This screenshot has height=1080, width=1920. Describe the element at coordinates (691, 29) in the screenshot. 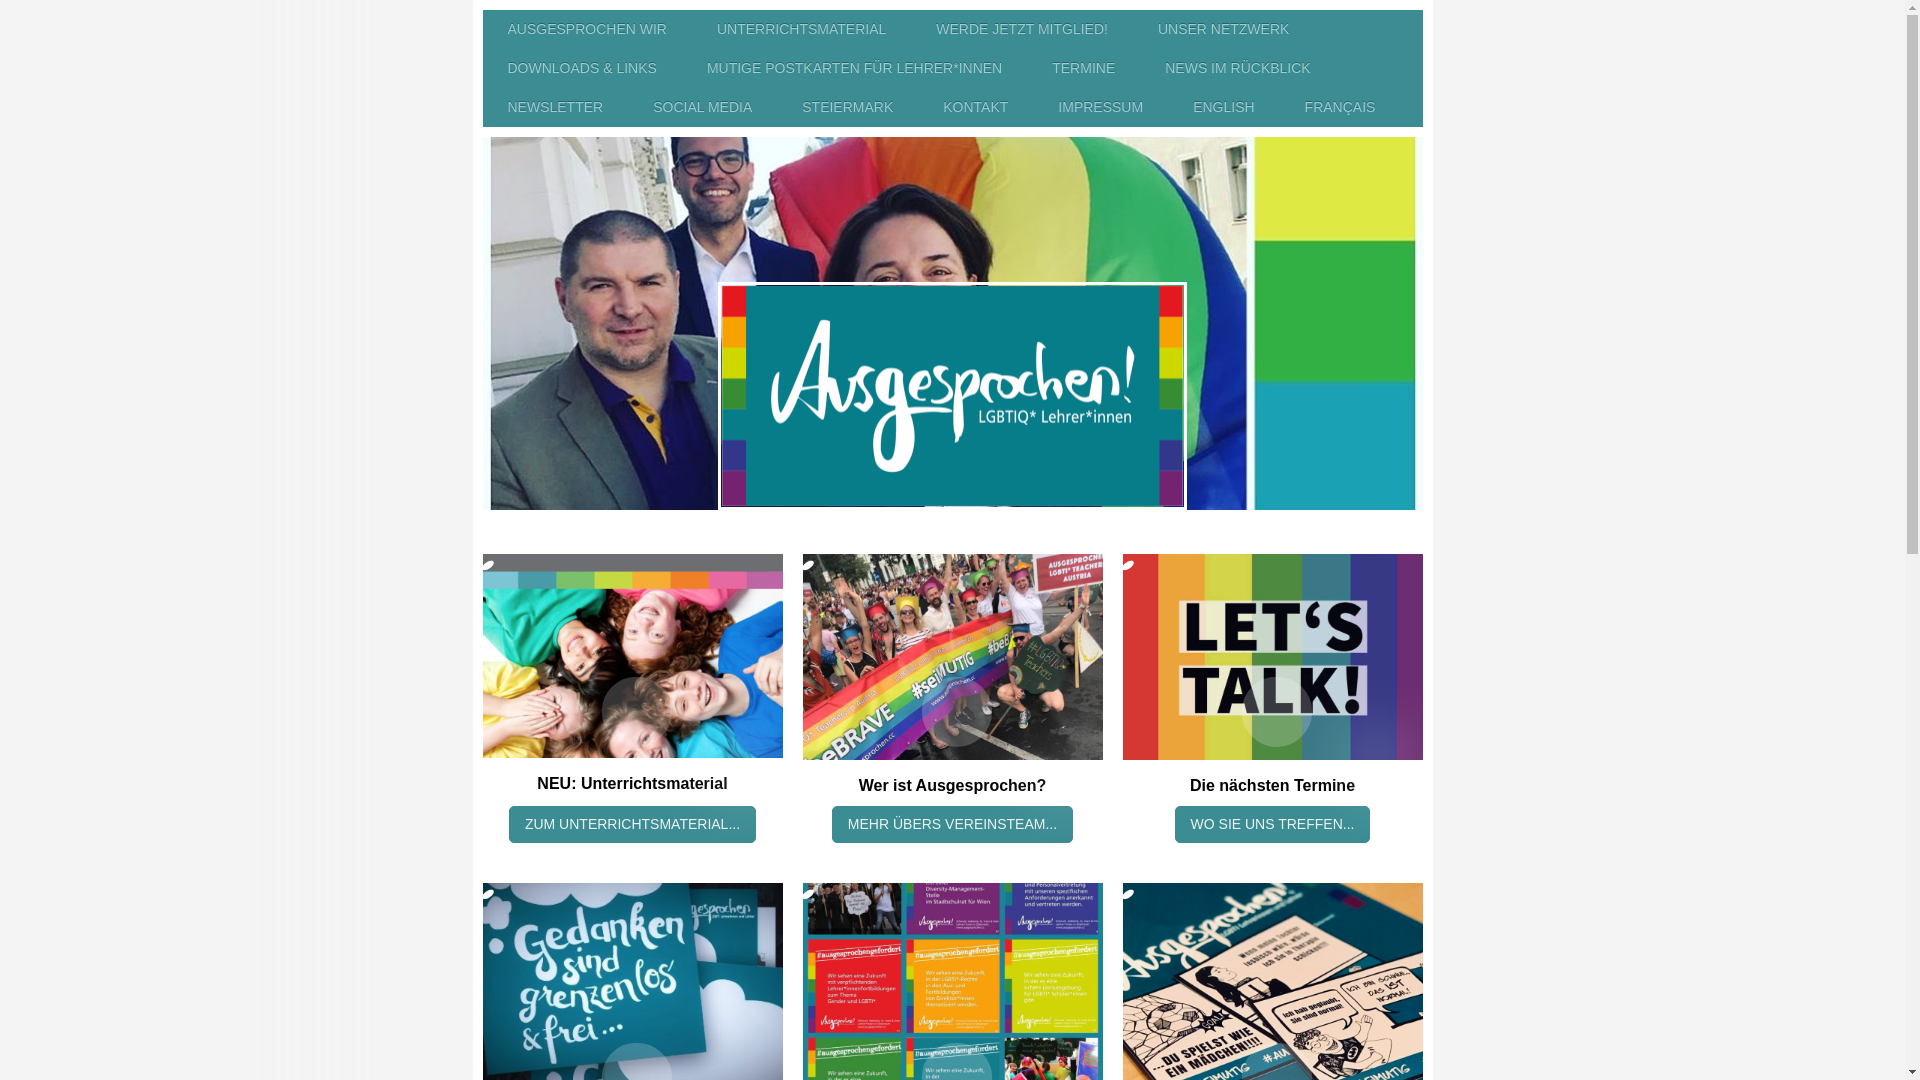

I see `'UNTERRICHTSMATERIAL'` at that location.